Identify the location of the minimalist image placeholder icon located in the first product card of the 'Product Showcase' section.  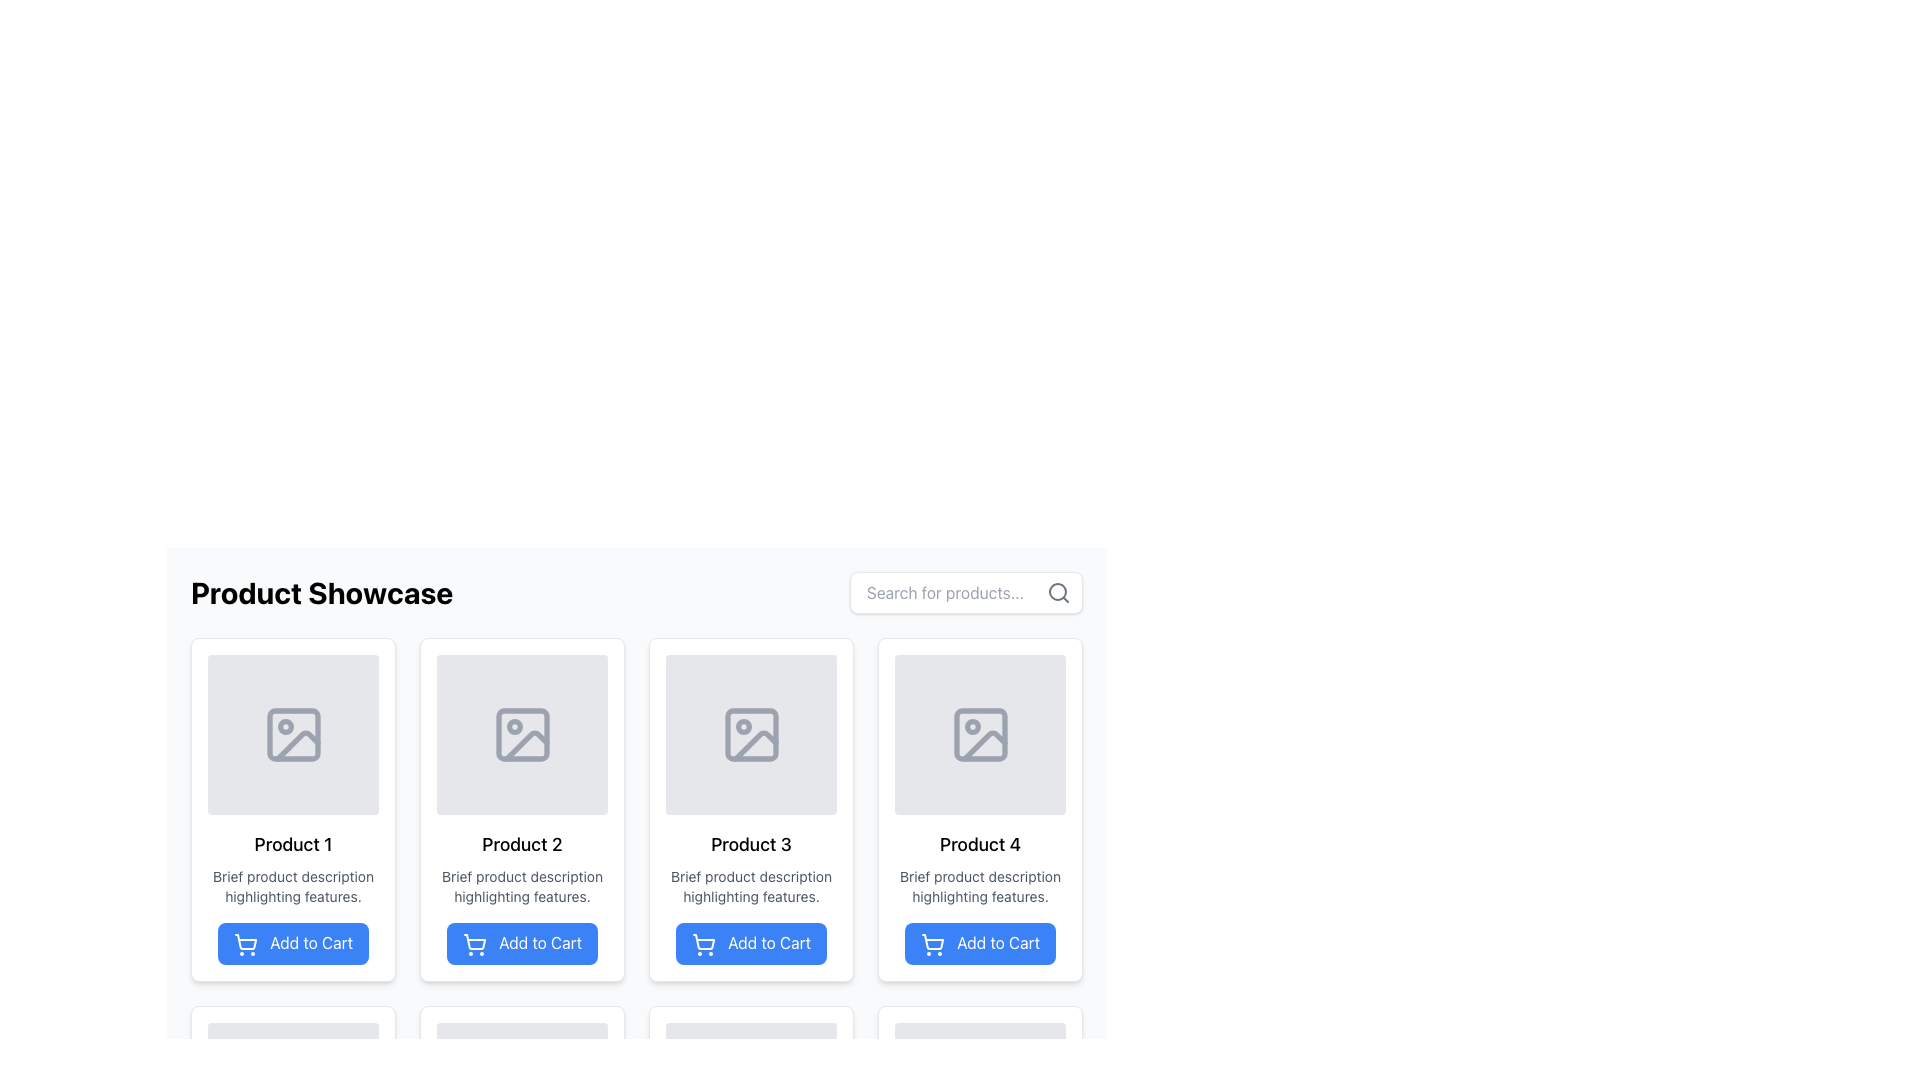
(292, 735).